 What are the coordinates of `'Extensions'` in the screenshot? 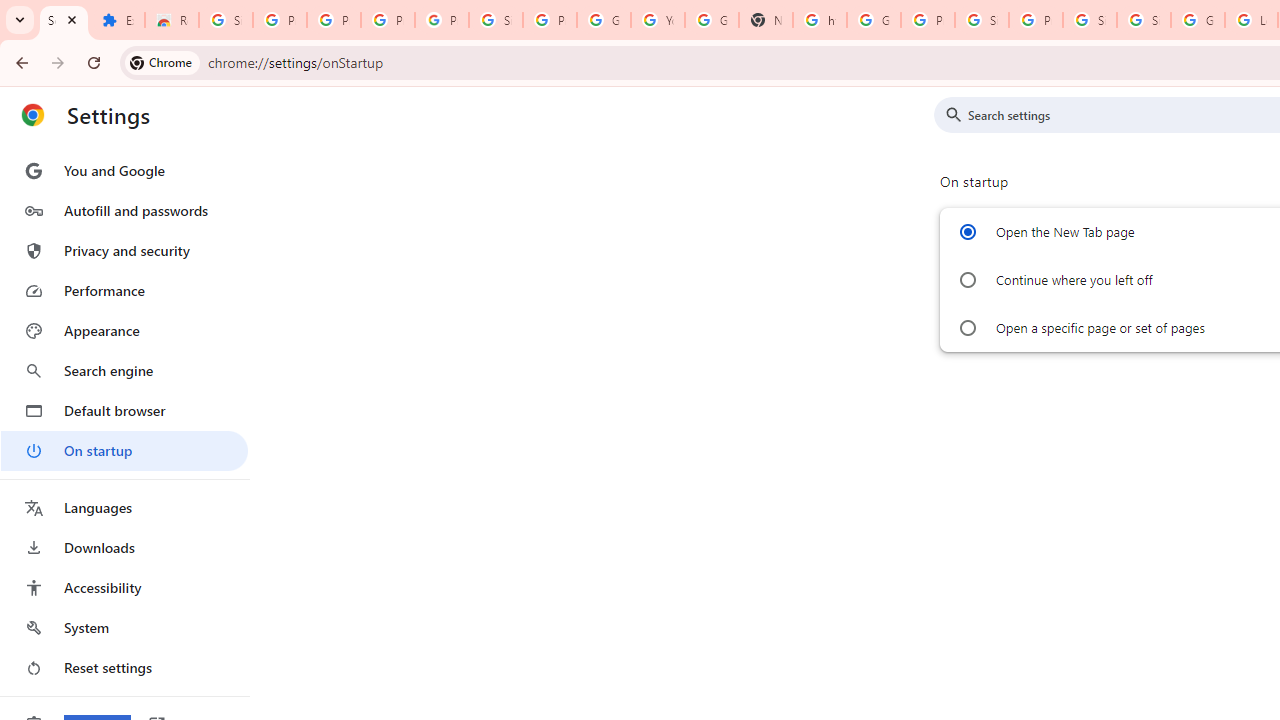 It's located at (116, 20).